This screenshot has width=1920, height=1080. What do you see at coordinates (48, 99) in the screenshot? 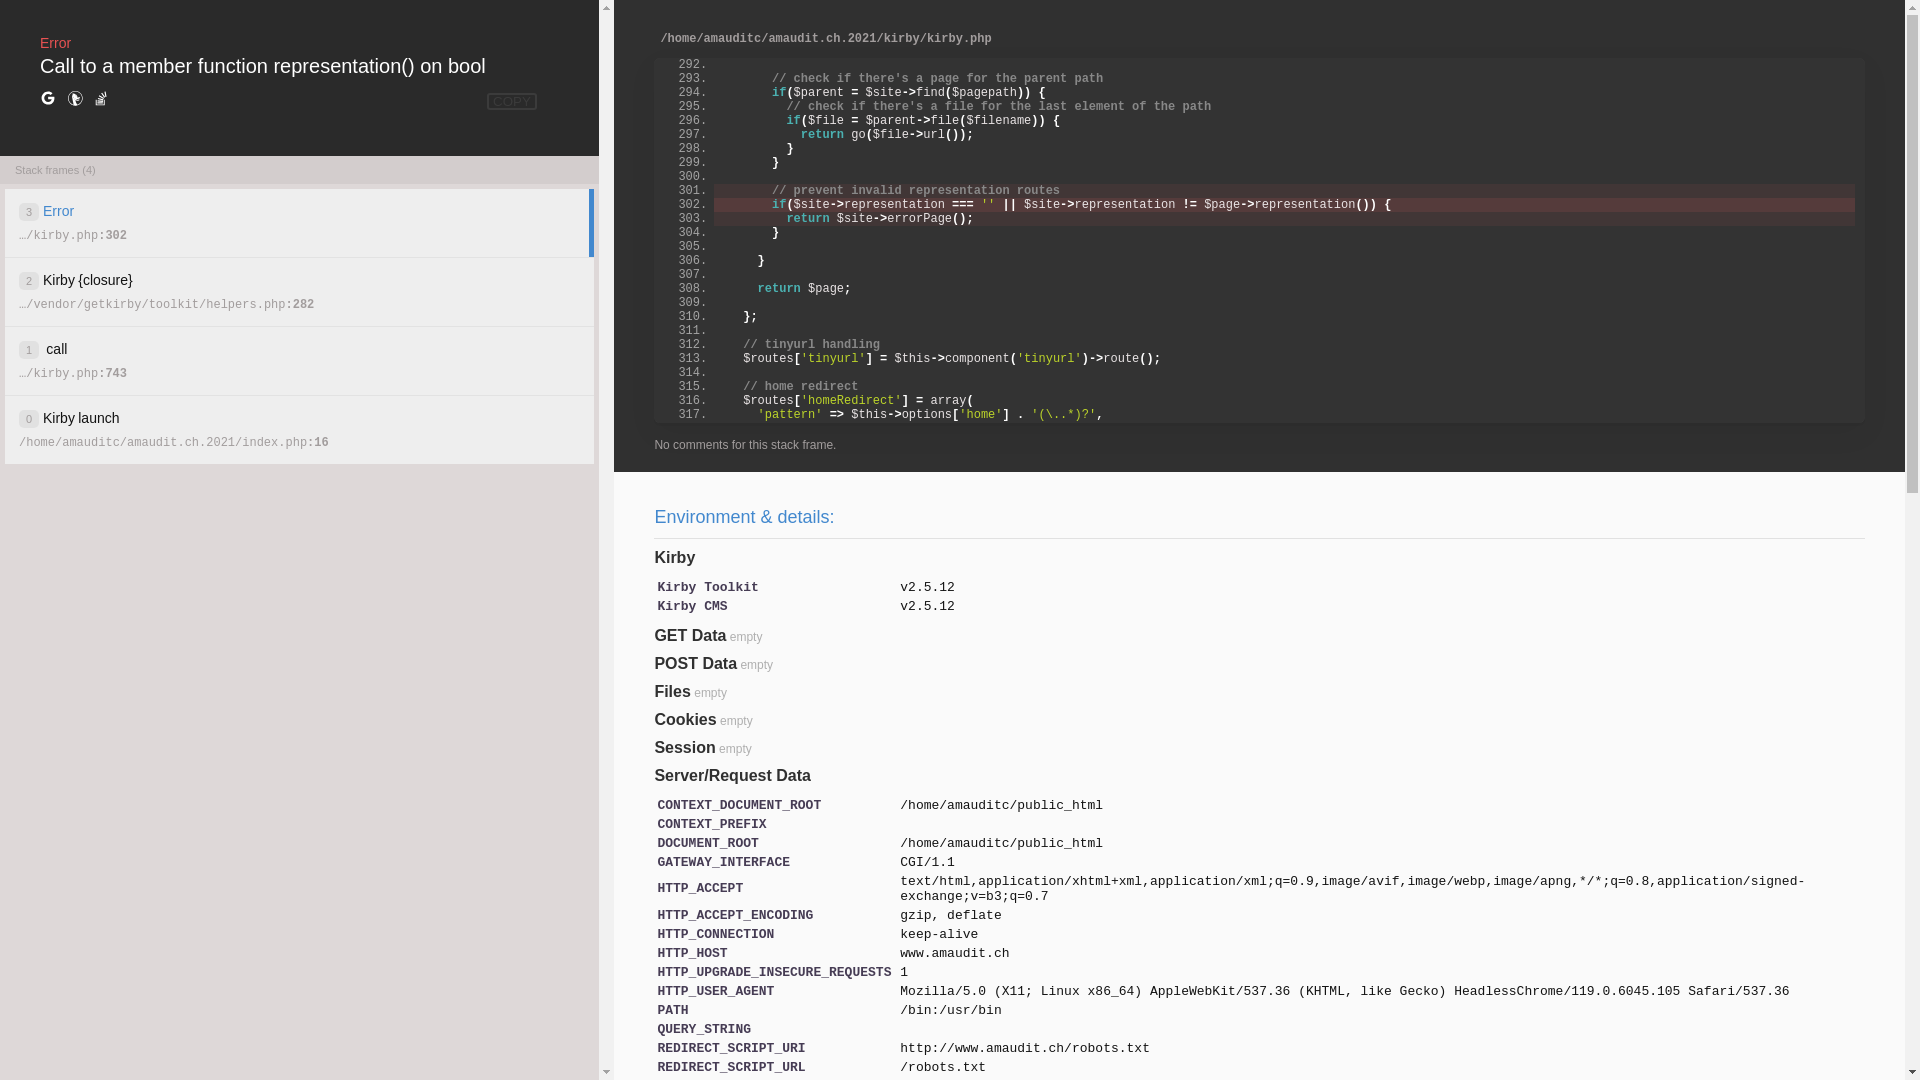
I see `'Search for help on Google.'` at bounding box center [48, 99].